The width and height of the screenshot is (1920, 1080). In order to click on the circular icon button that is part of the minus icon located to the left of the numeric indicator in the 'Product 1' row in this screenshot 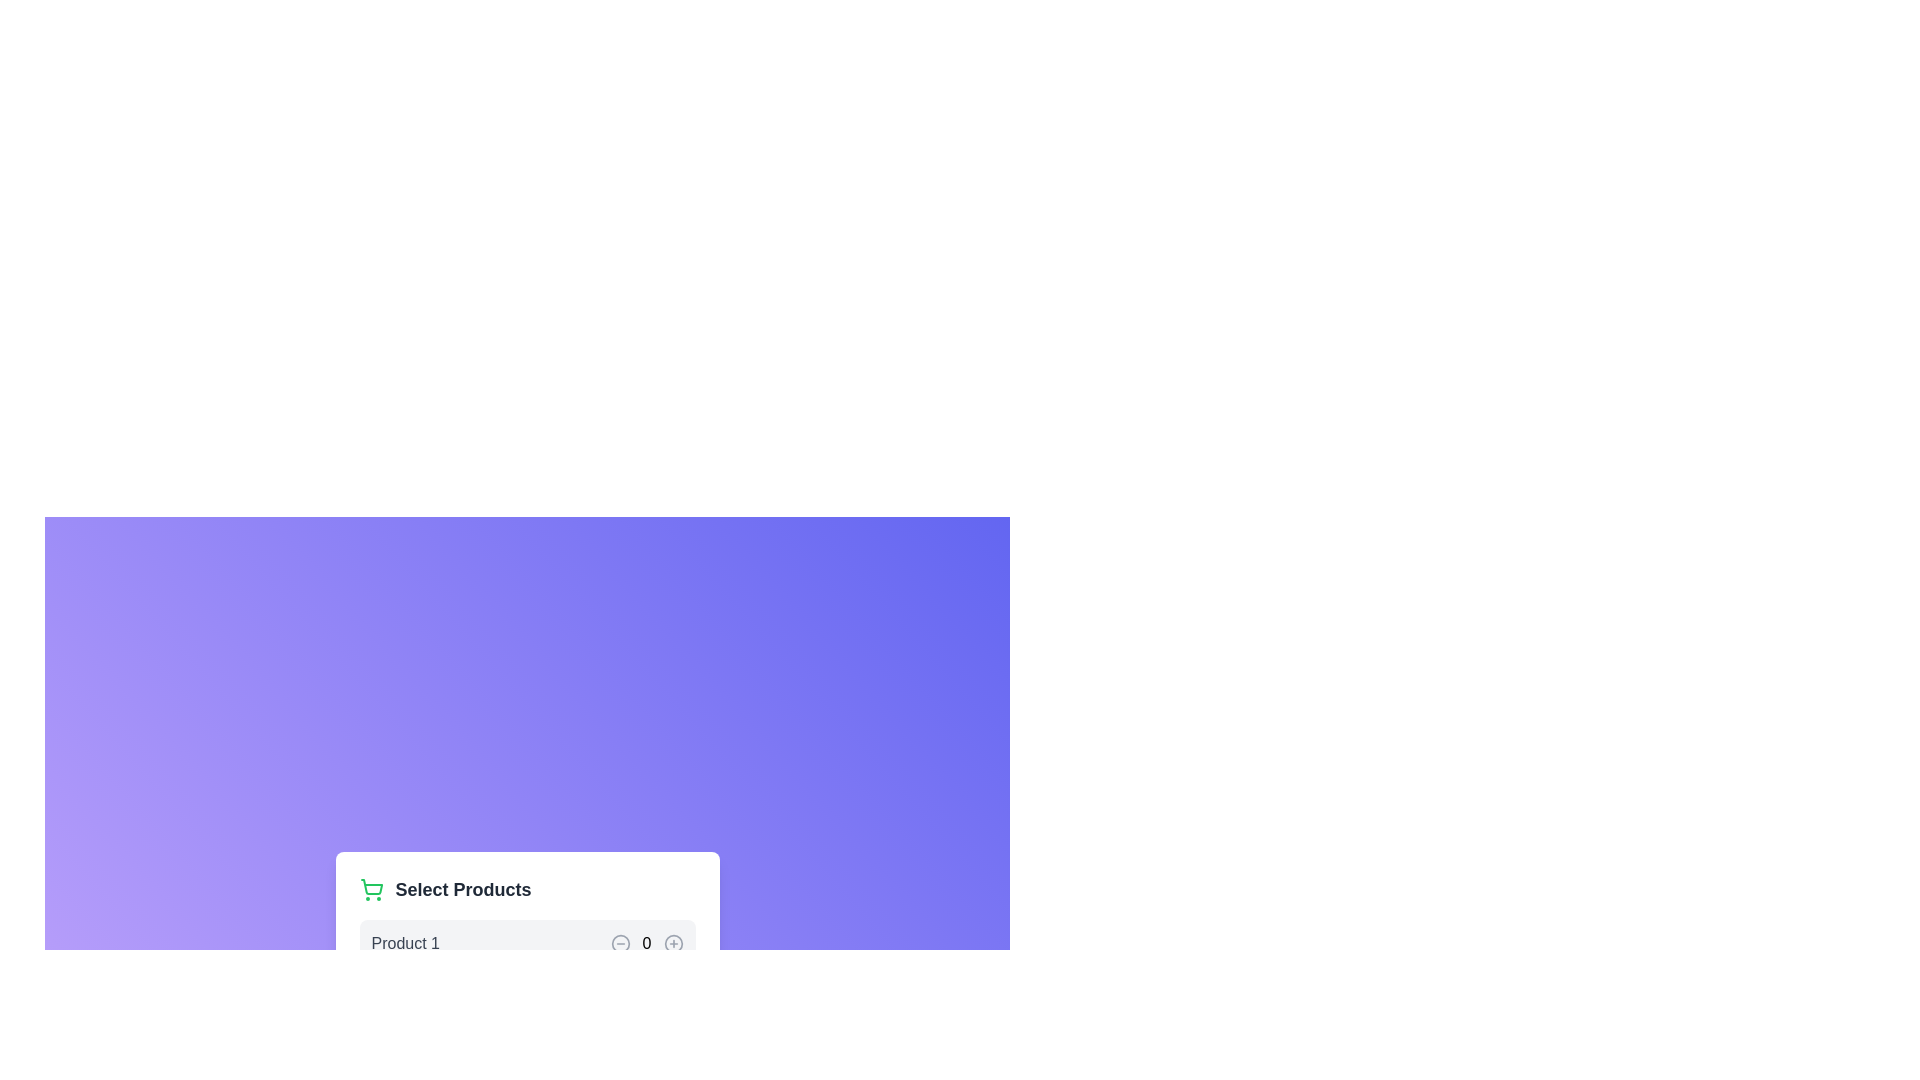, I will do `click(619, 944)`.